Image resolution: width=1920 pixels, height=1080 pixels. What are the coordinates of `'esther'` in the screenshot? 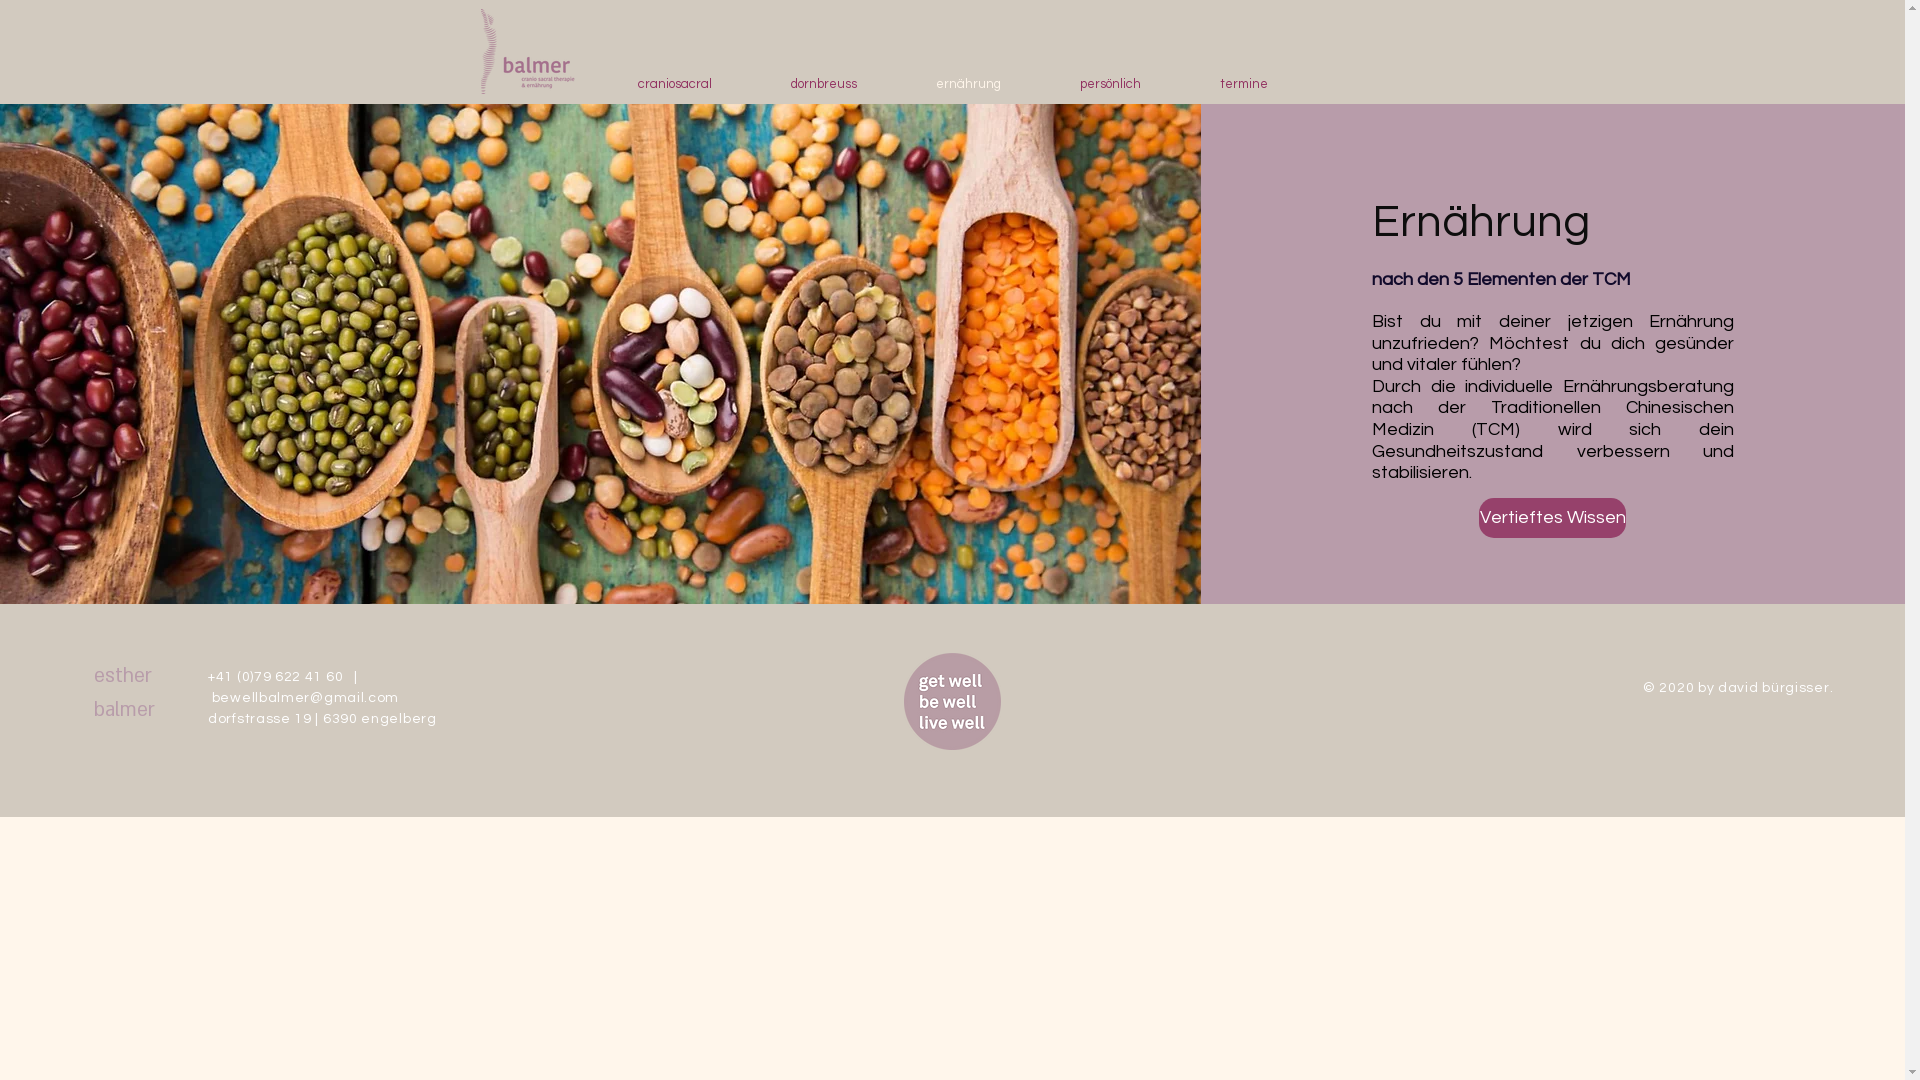 It's located at (122, 675).